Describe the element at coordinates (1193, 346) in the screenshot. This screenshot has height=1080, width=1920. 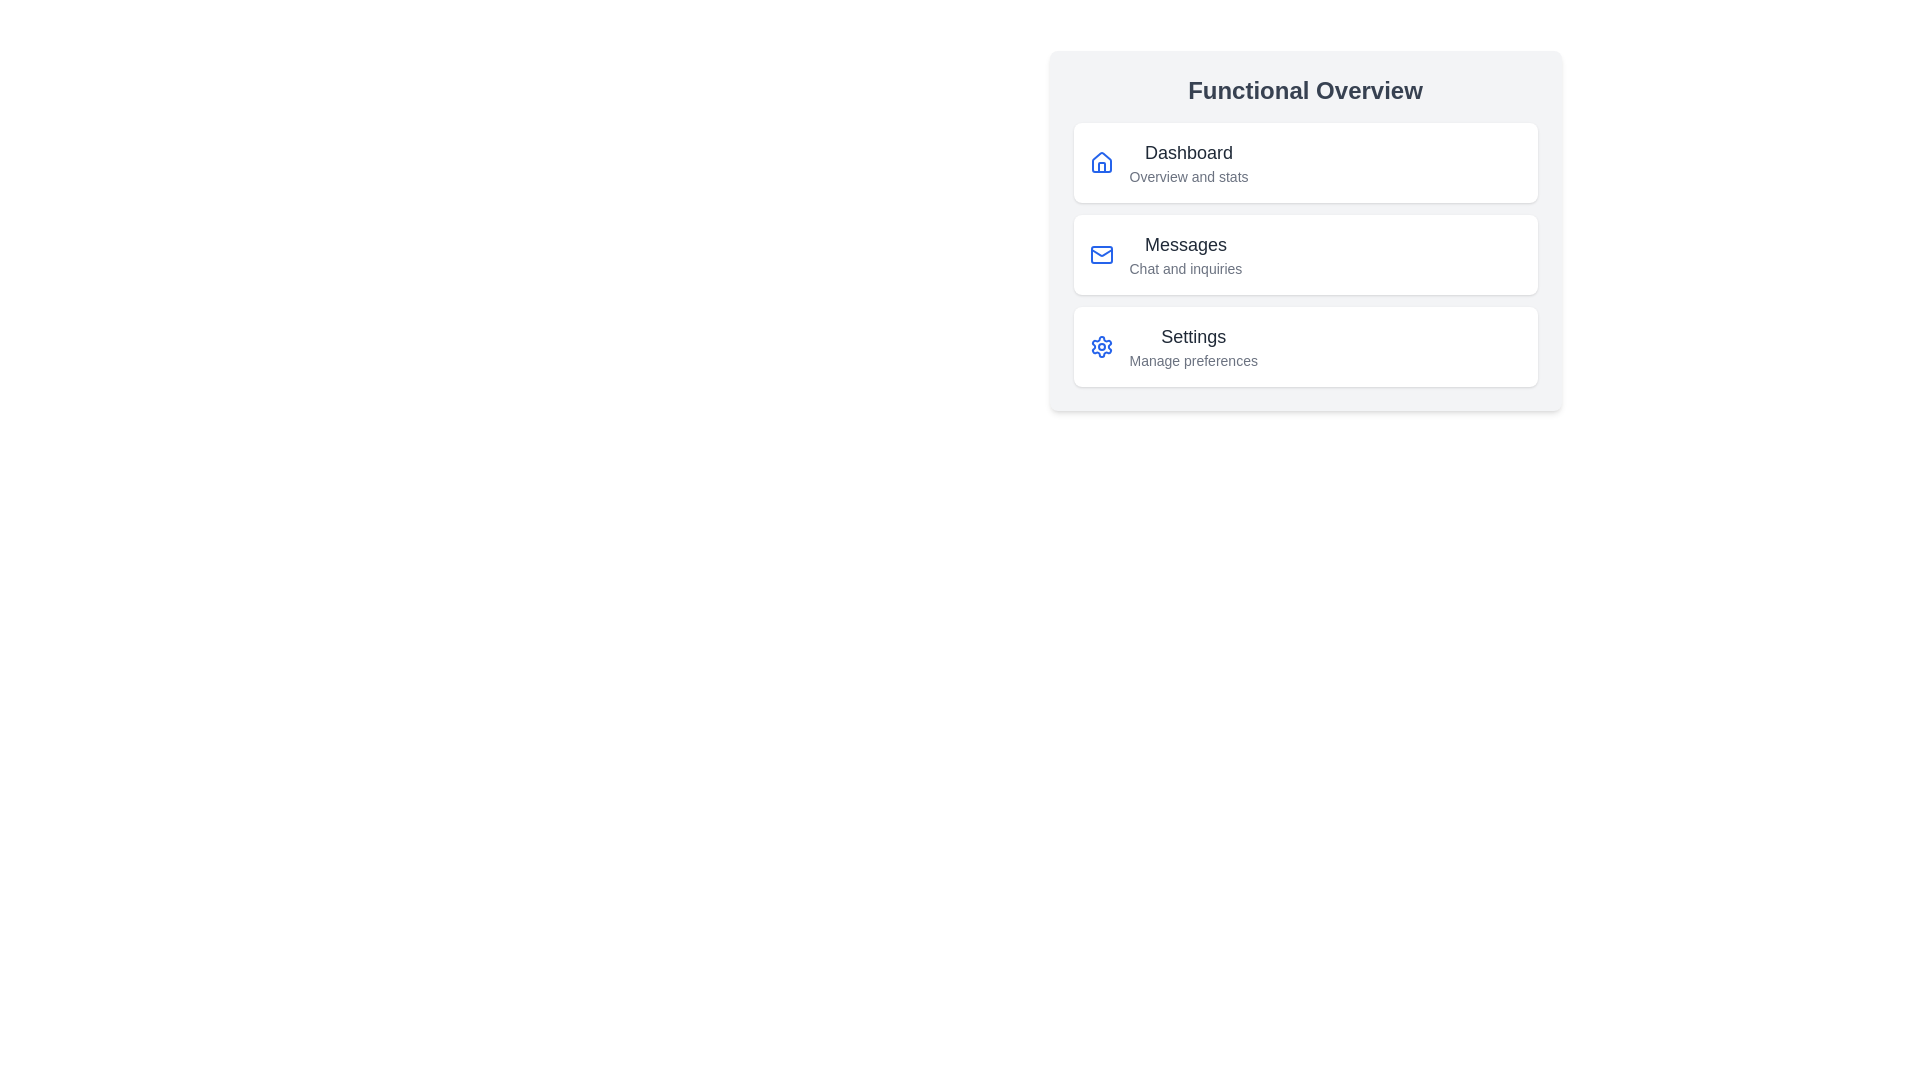
I see `the text block with the title 'Settings' and subtitle 'Manage preferences' in the third card of the 'Functional Overview' section` at that location.